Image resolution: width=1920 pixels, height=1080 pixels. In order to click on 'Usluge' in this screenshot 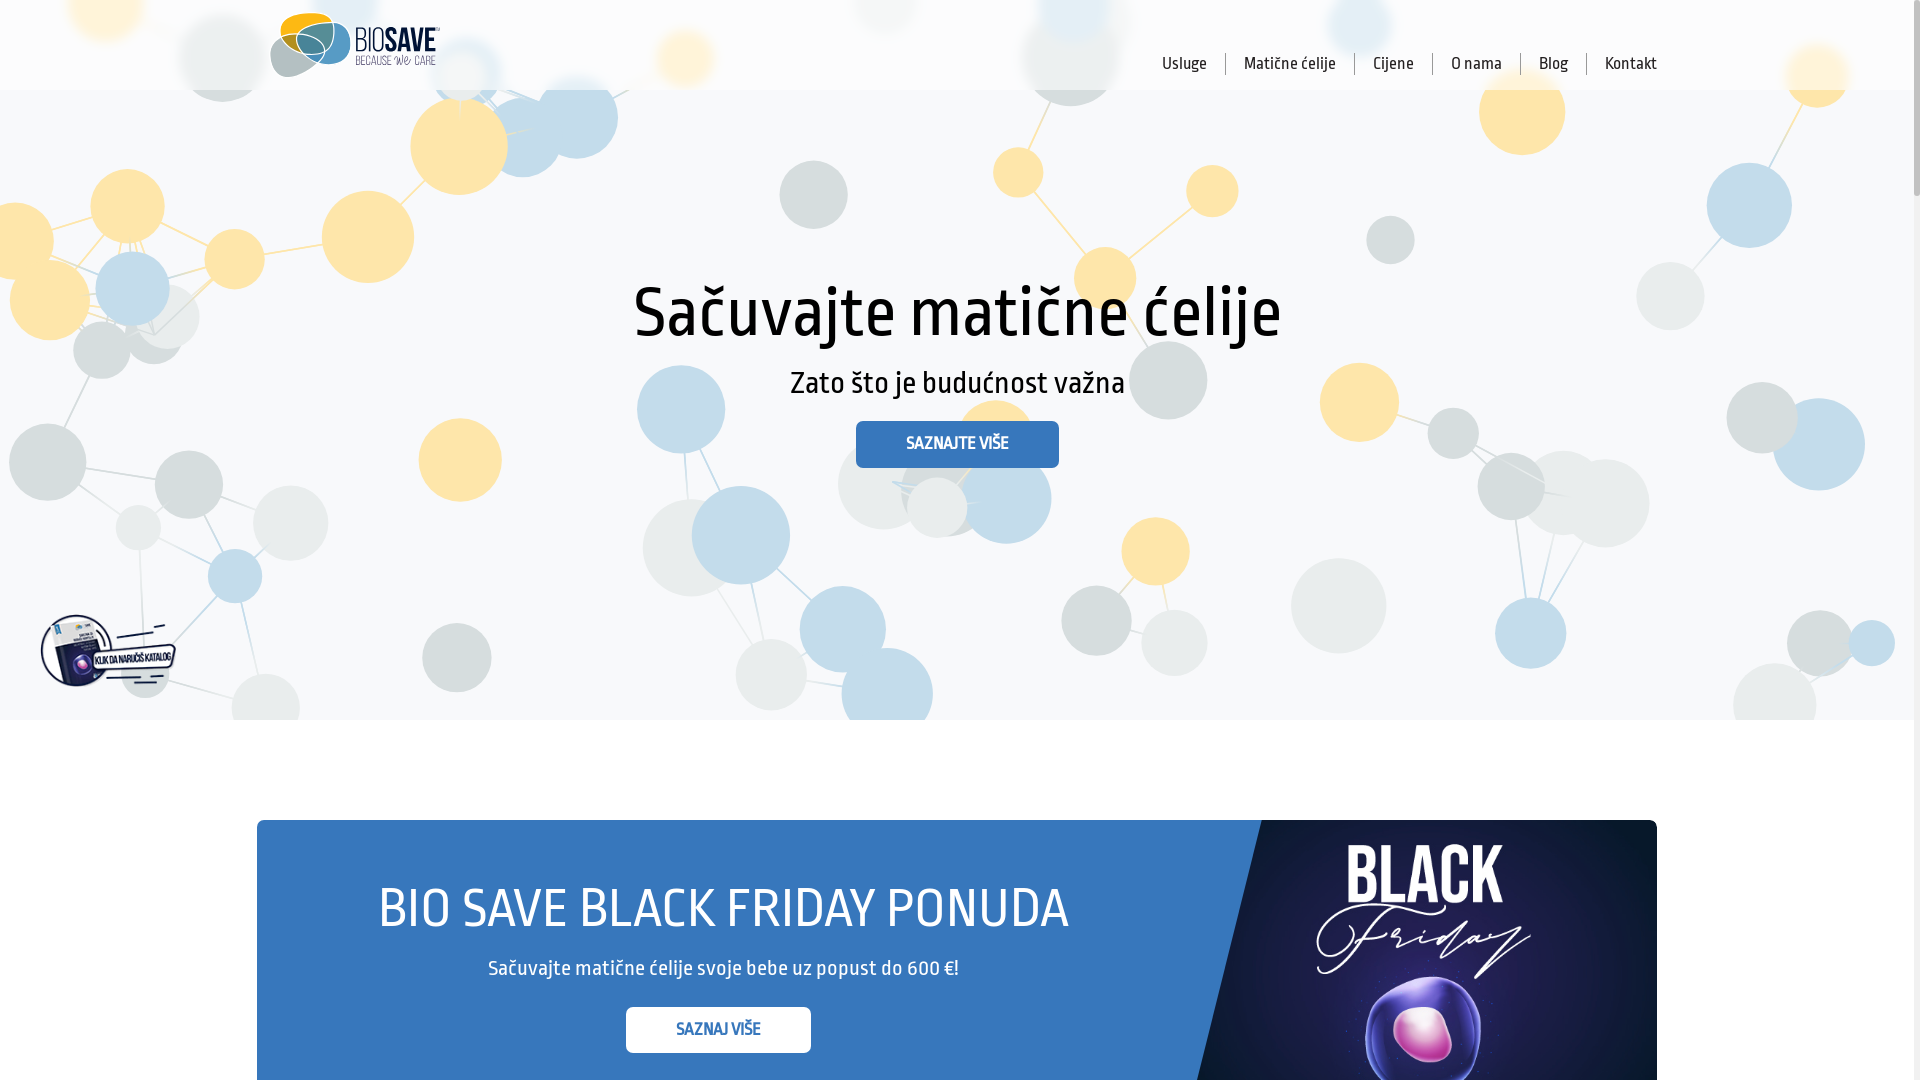, I will do `click(1185, 63)`.